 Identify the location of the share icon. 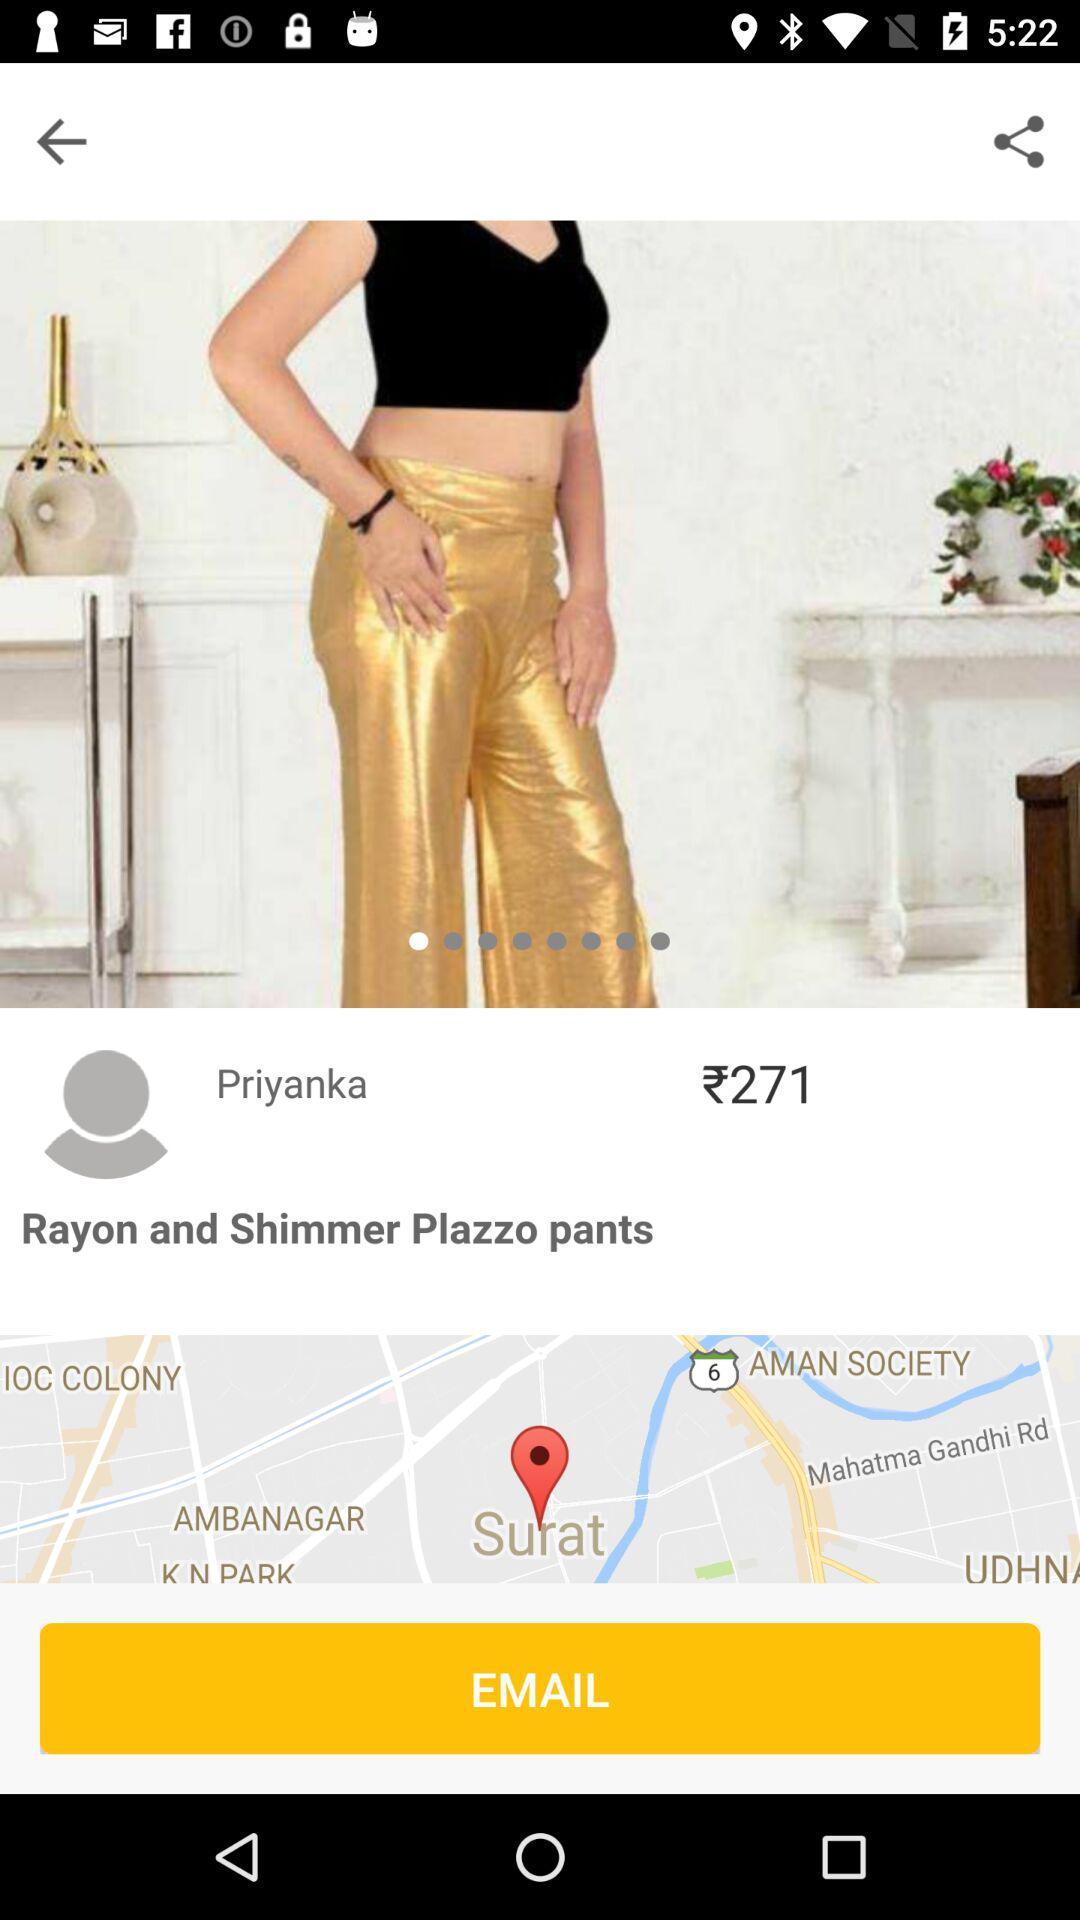
(1018, 140).